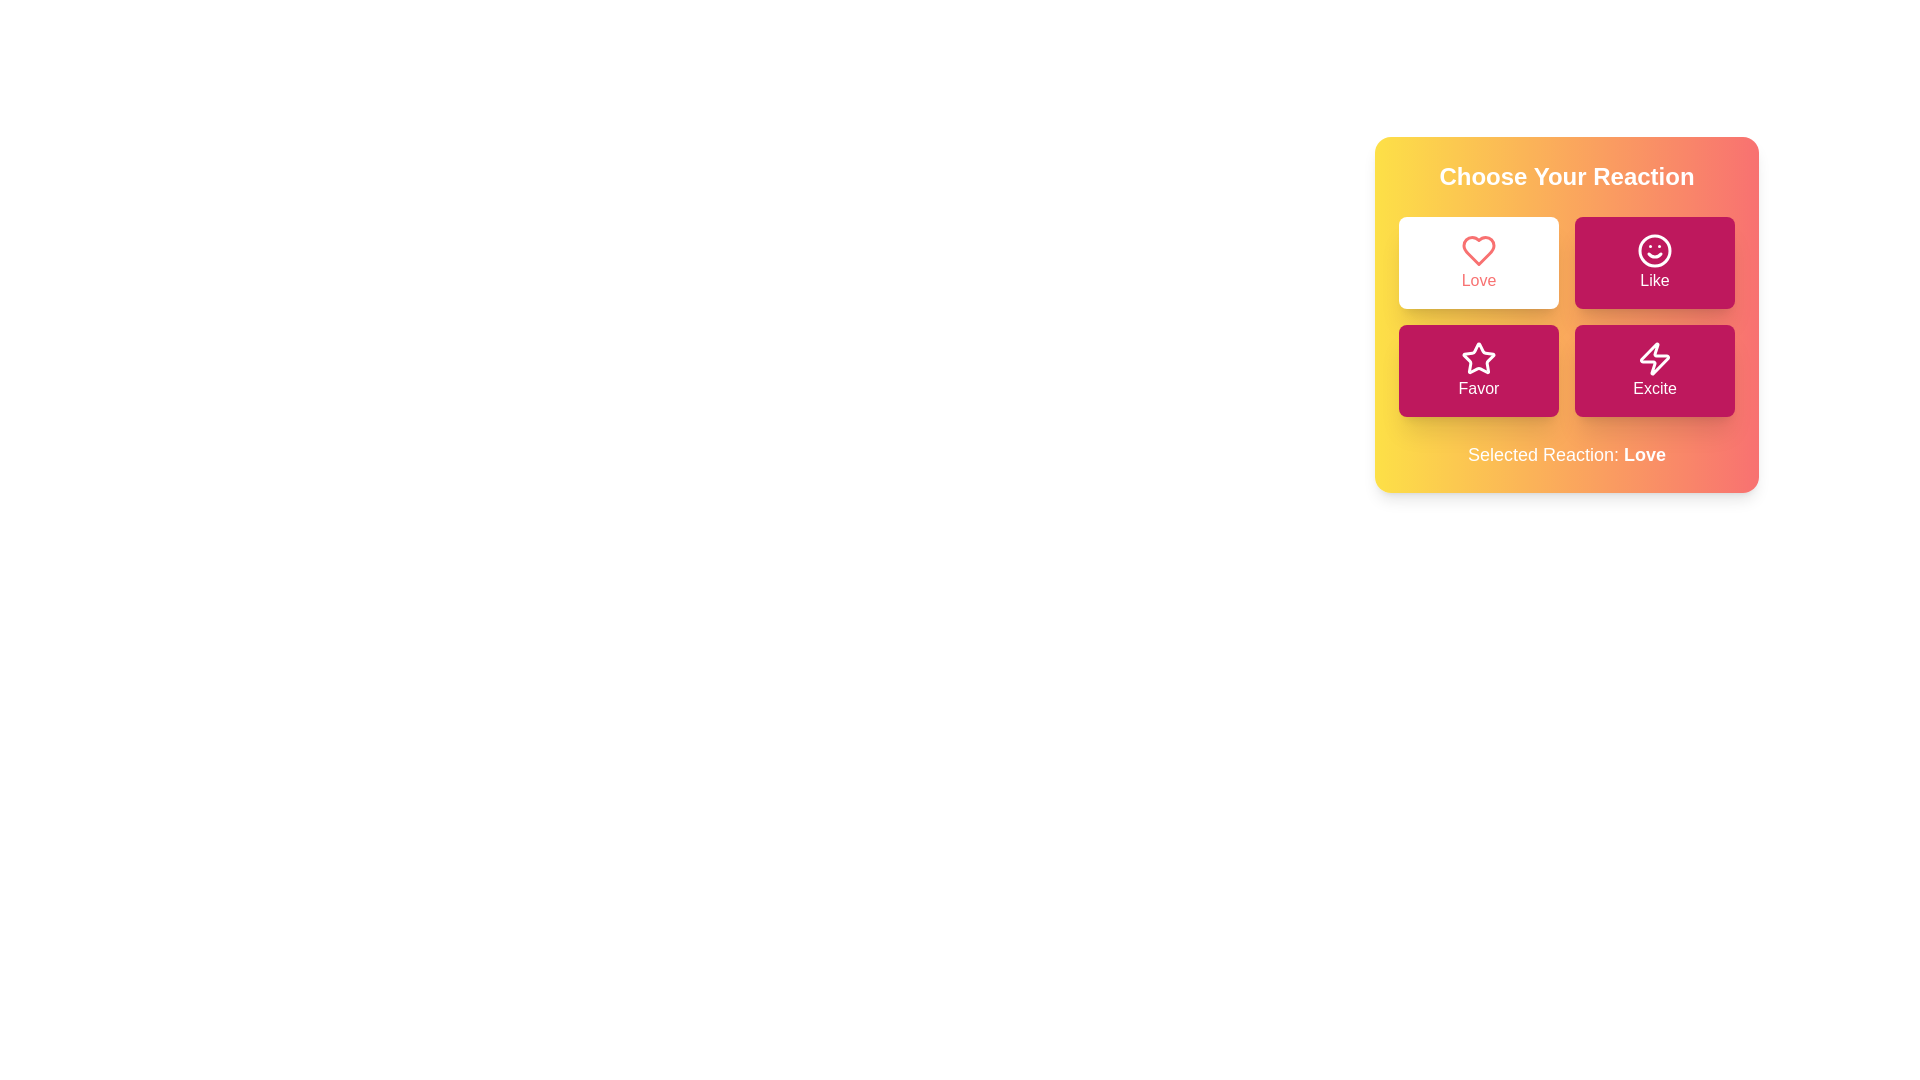 The height and width of the screenshot is (1080, 1920). What do you see at coordinates (1478, 261) in the screenshot?
I see `the button corresponding to the reaction Love` at bounding box center [1478, 261].